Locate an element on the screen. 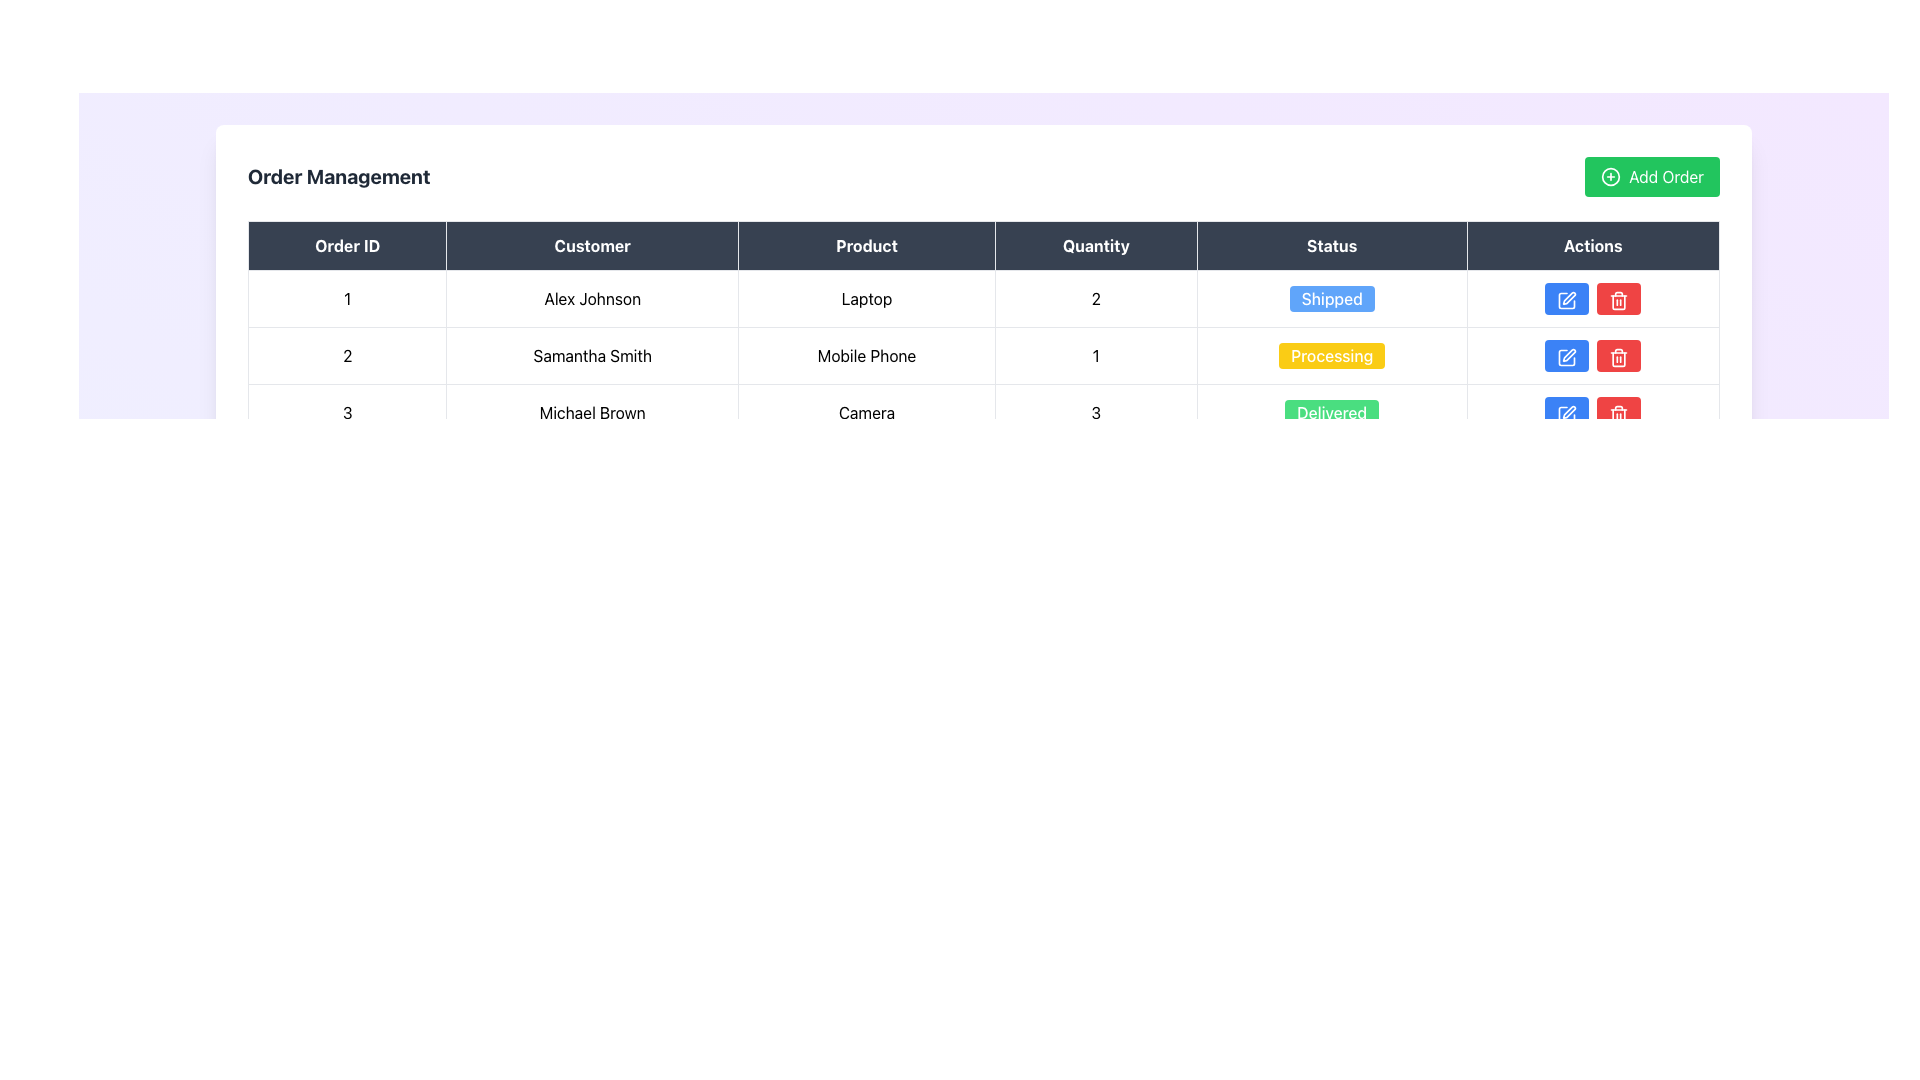  the 'Processing' status button for customer 'Samantha Smith' in the second row of the table under the 'Status' column is located at coordinates (1332, 354).